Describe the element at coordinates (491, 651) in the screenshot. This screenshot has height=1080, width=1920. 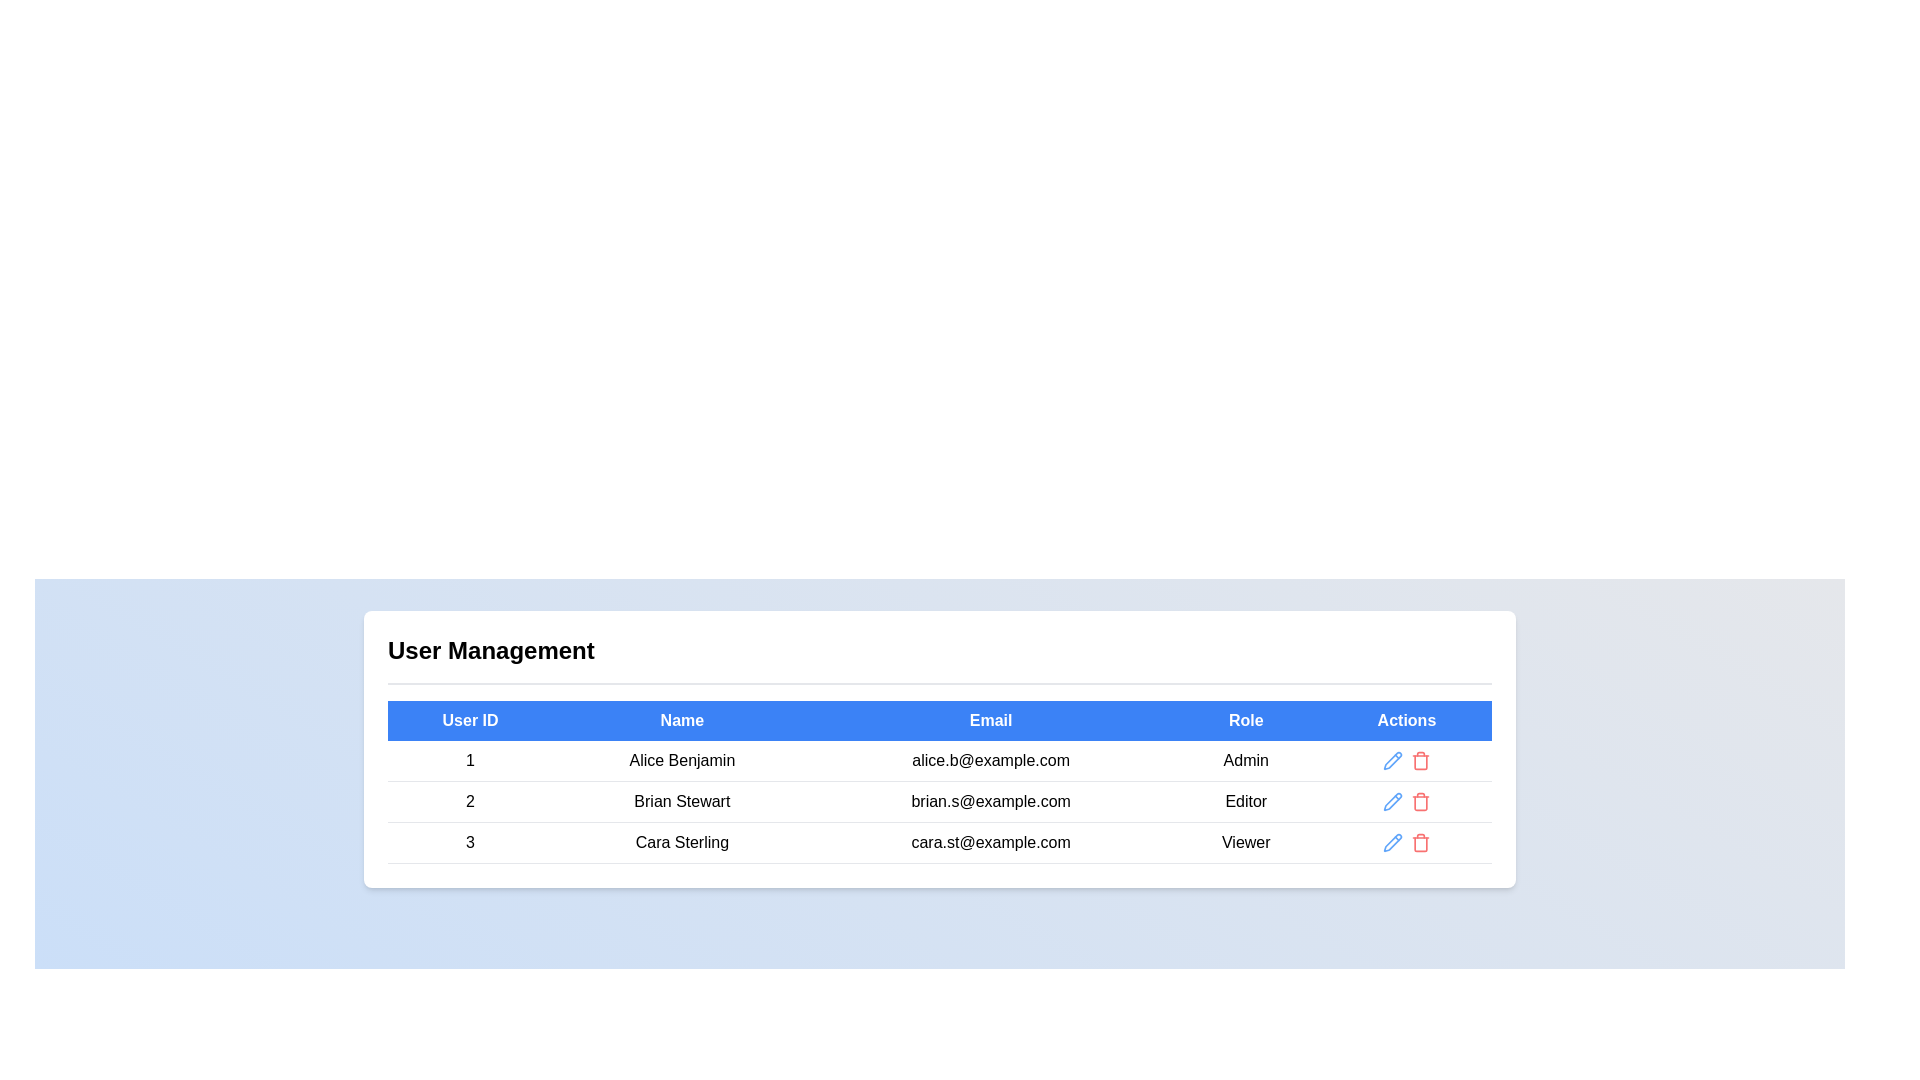
I see `the 'User Management' text header, which is a prominent title in large, bold black font located at the top left of the section` at that location.